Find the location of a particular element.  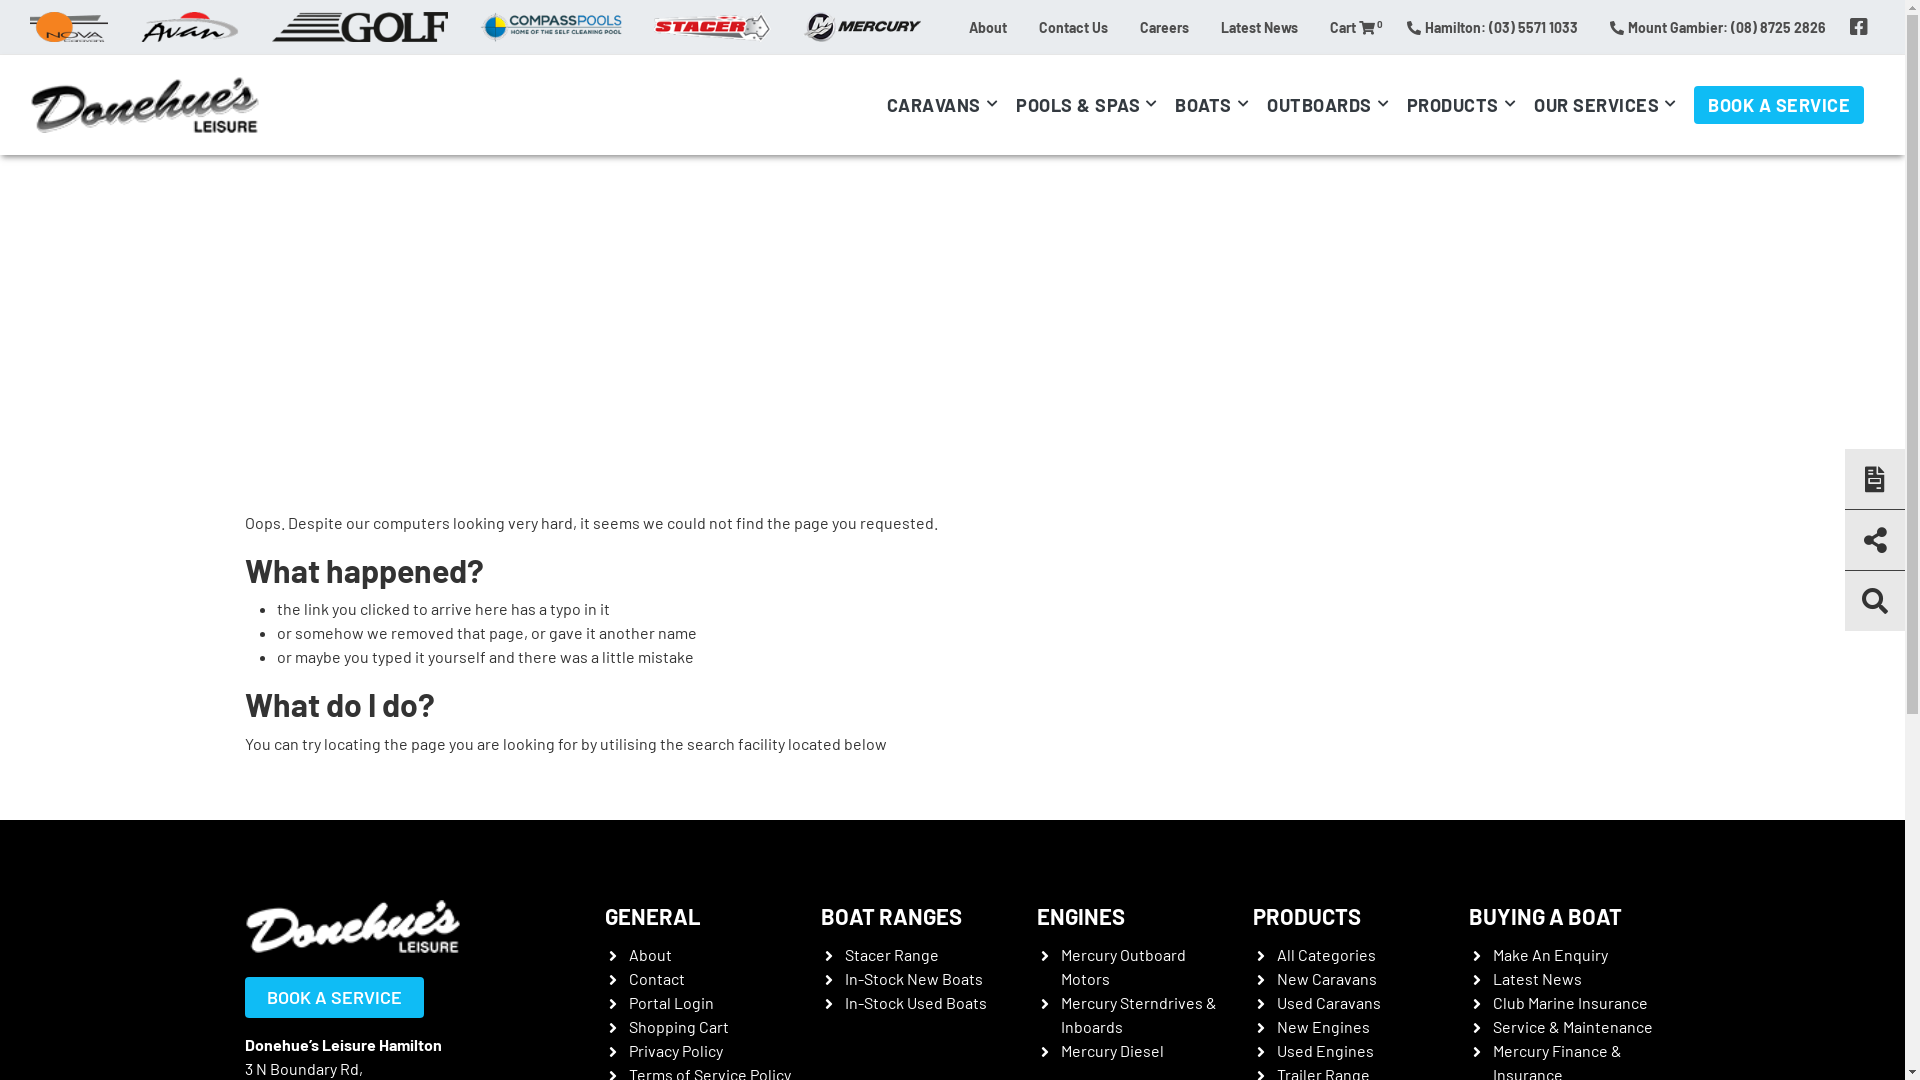

'In-Stock Used Boats' is located at coordinates (914, 1002).